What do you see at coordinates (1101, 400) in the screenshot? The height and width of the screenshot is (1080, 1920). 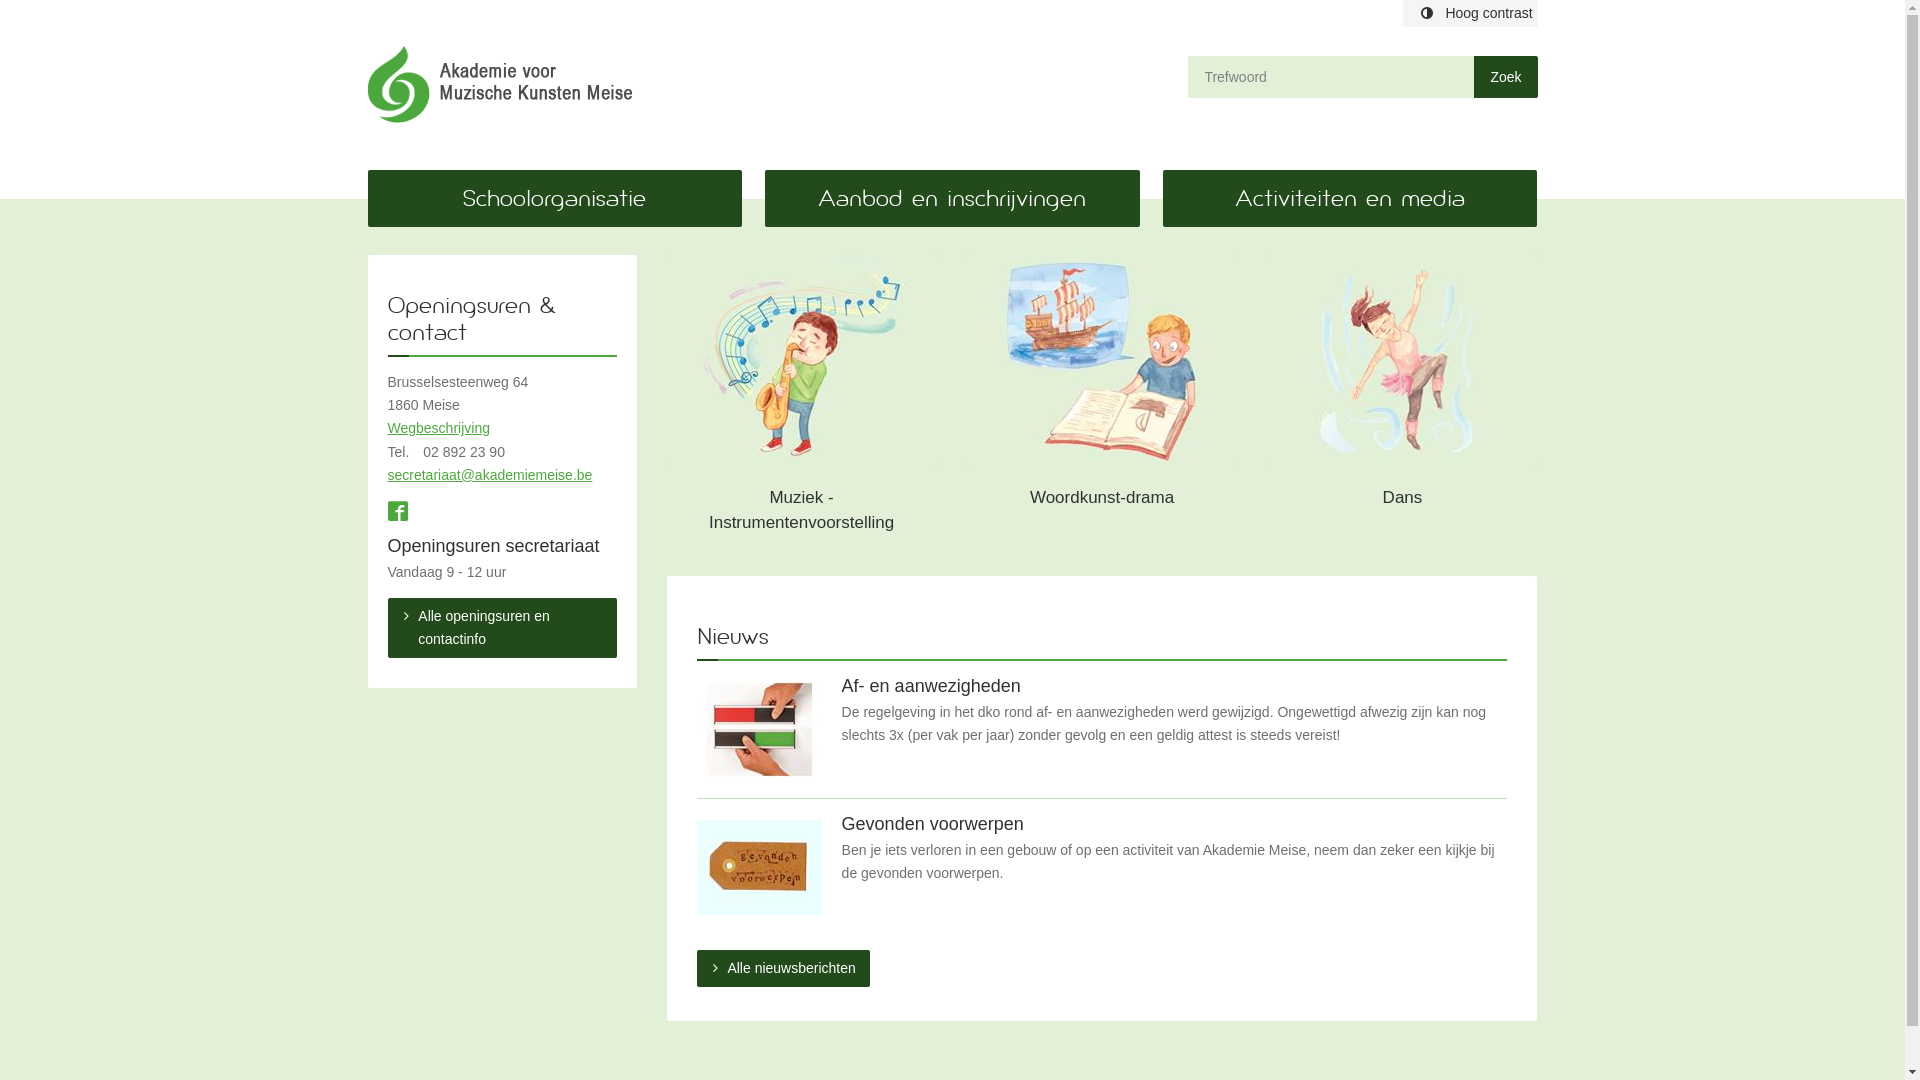 I see `'Woordkunst-drama'` at bounding box center [1101, 400].